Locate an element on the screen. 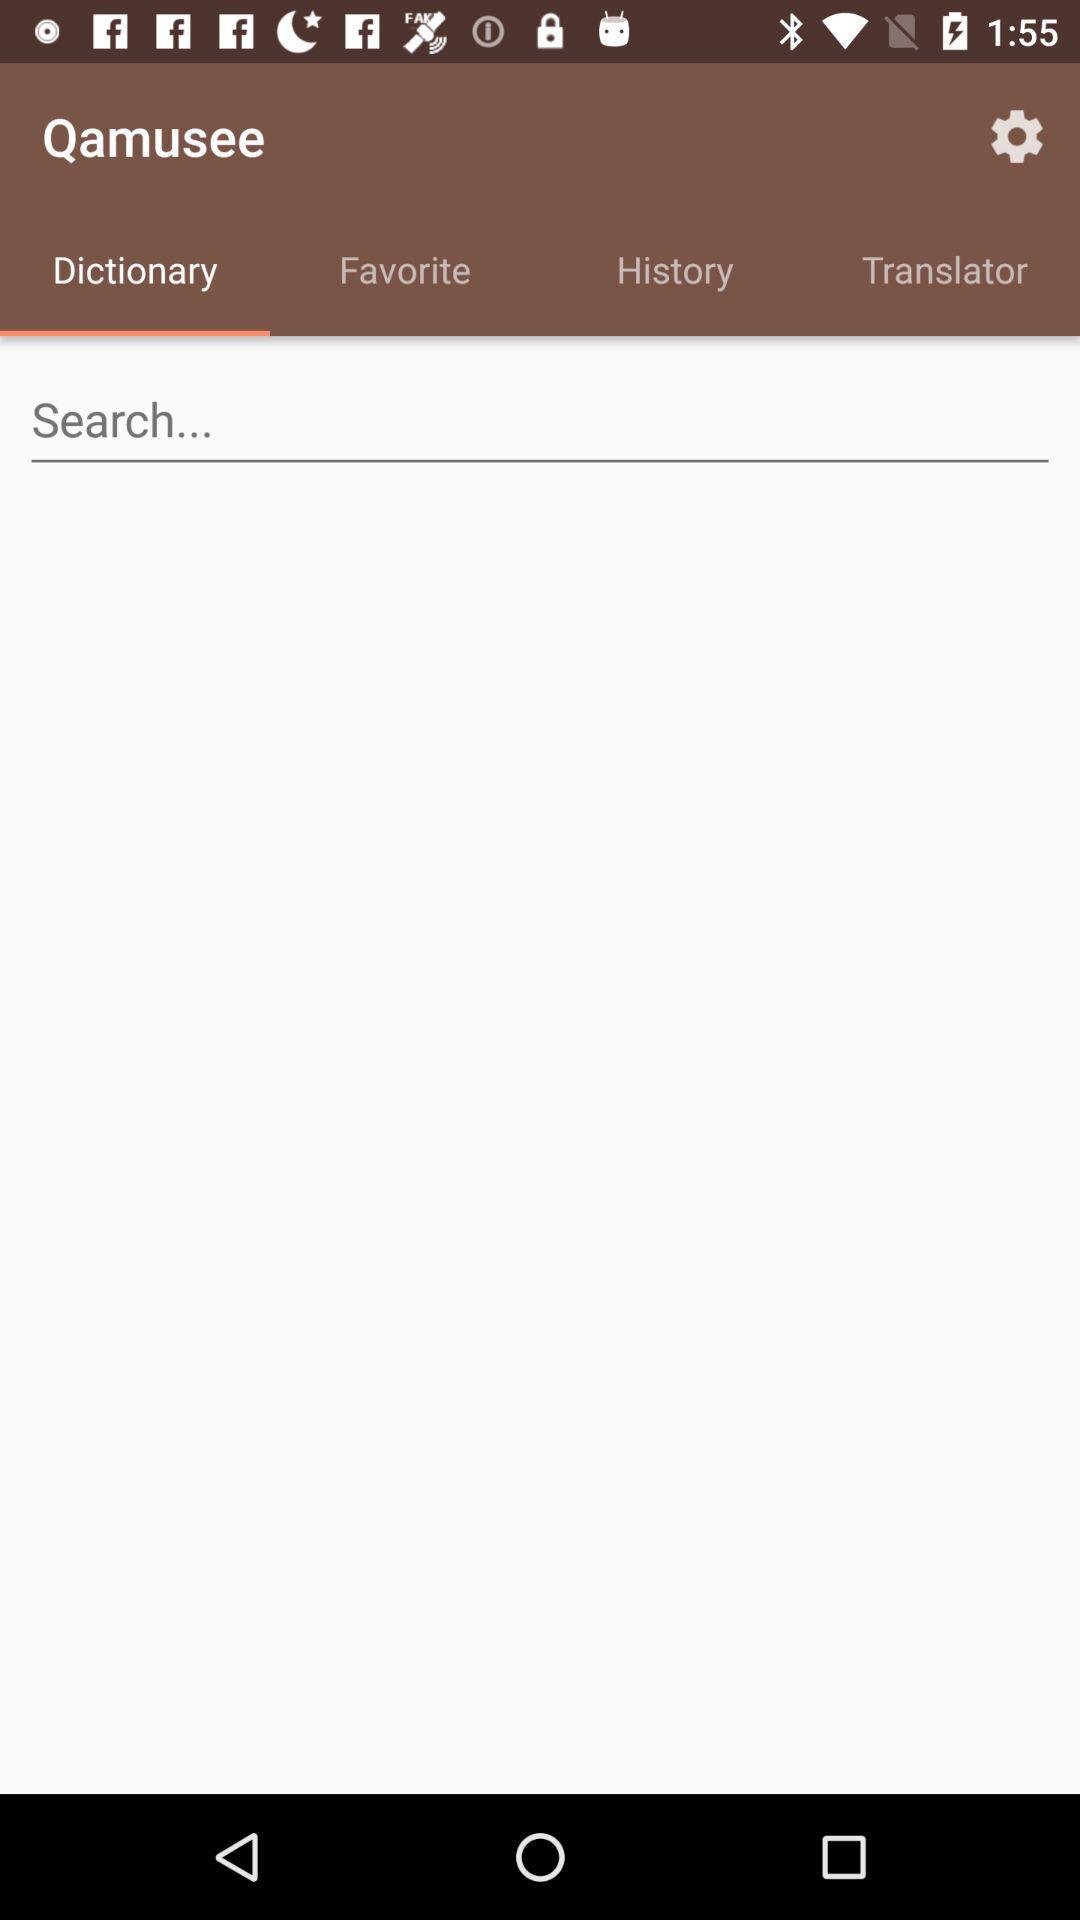  dictionary item is located at coordinates (135, 272).